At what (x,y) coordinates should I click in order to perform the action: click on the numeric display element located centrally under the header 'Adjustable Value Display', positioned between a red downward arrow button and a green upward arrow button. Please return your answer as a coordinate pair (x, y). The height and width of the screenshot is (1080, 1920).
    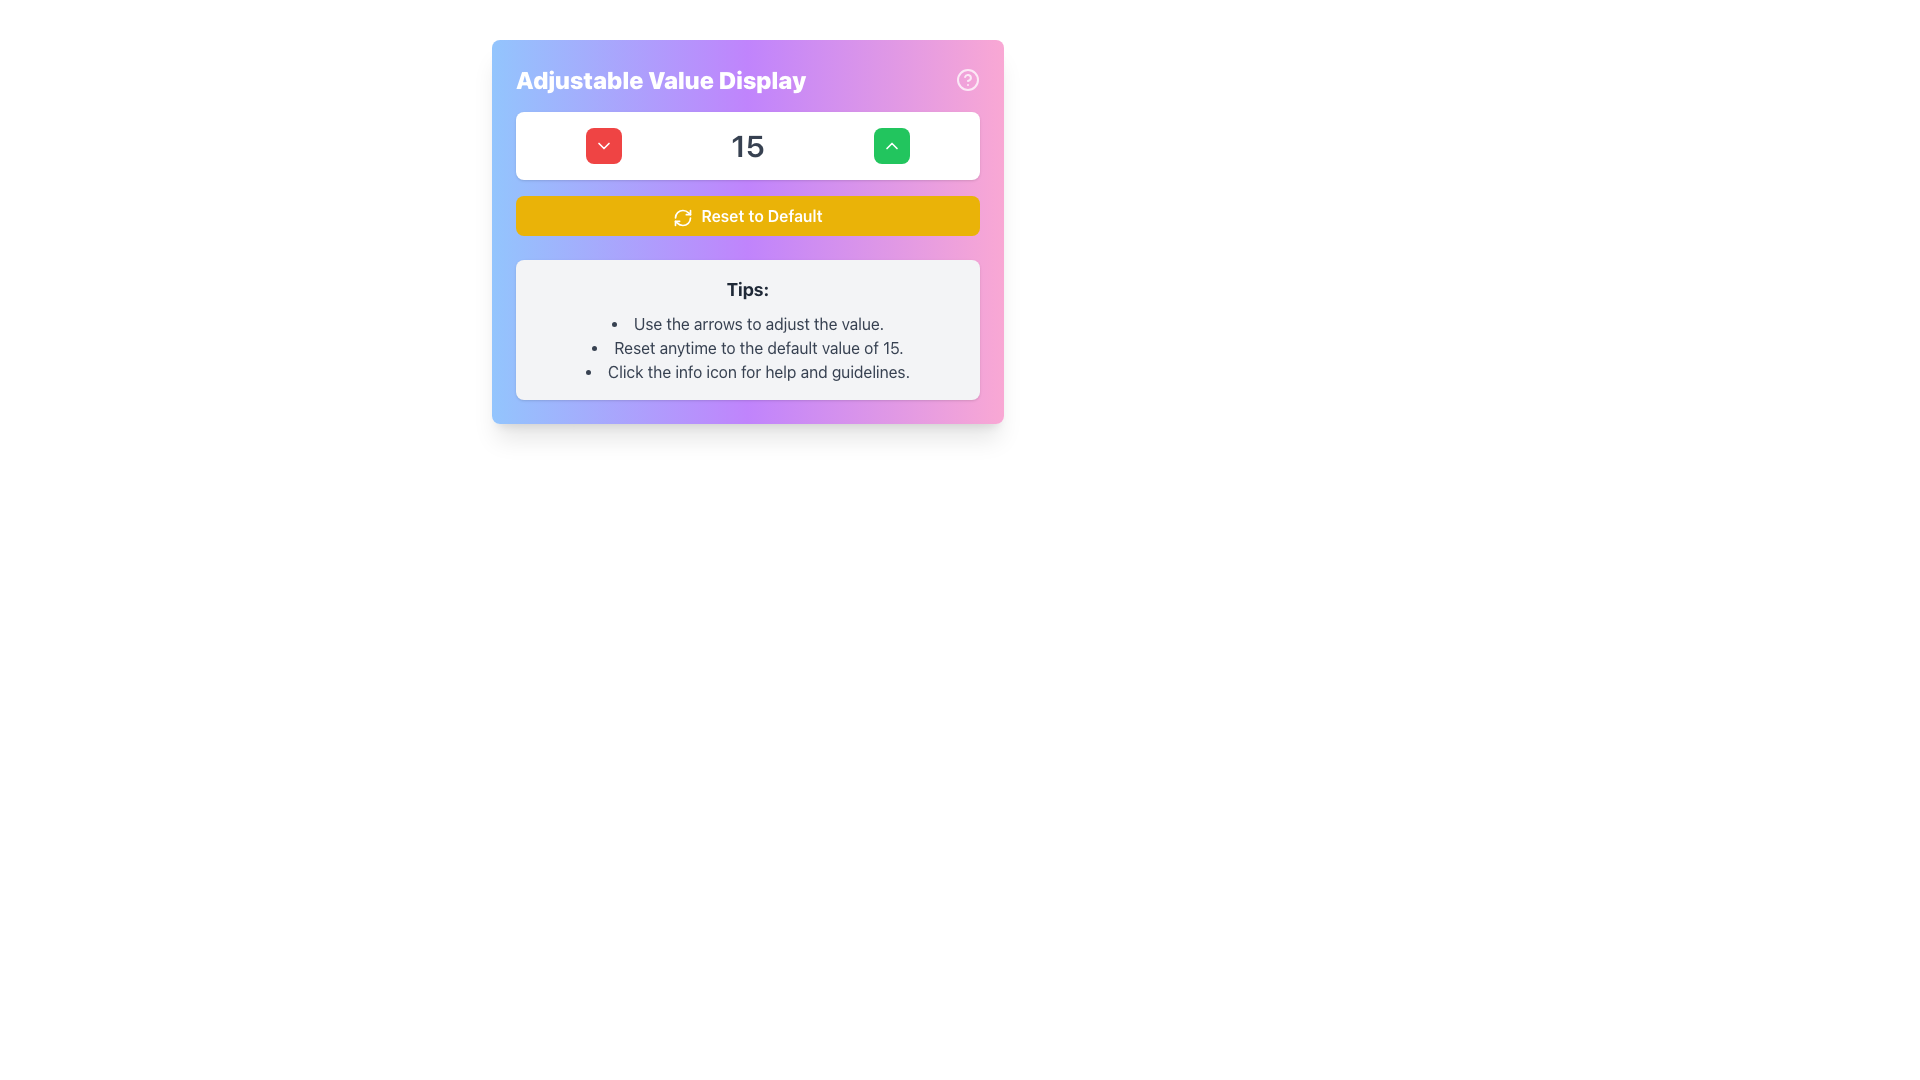
    Looking at the image, I should click on (747, 145).